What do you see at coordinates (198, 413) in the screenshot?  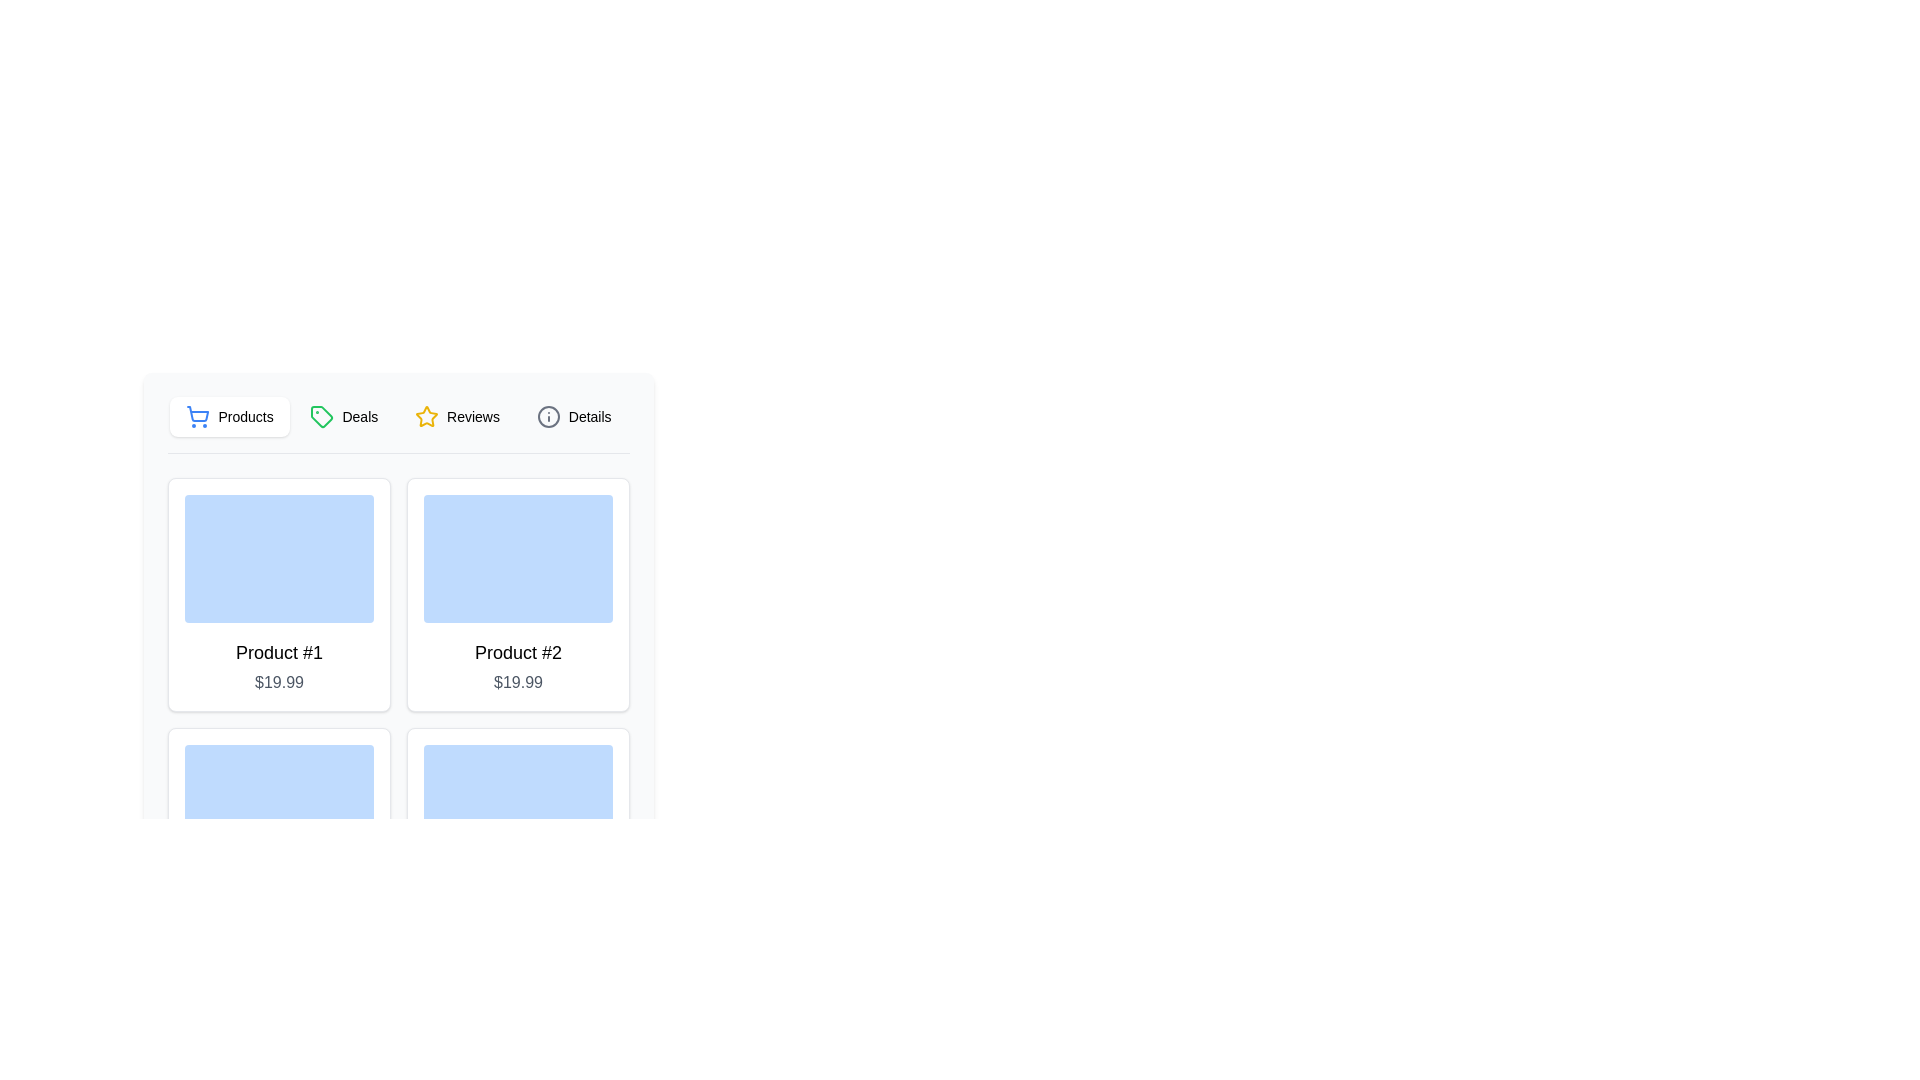 I see `the shopping cart icon located in the top-left corner of the interface, adjacent to the 'Products' label, which visually represents a shopping cart within the SVG` at bounding box center [198, 413].